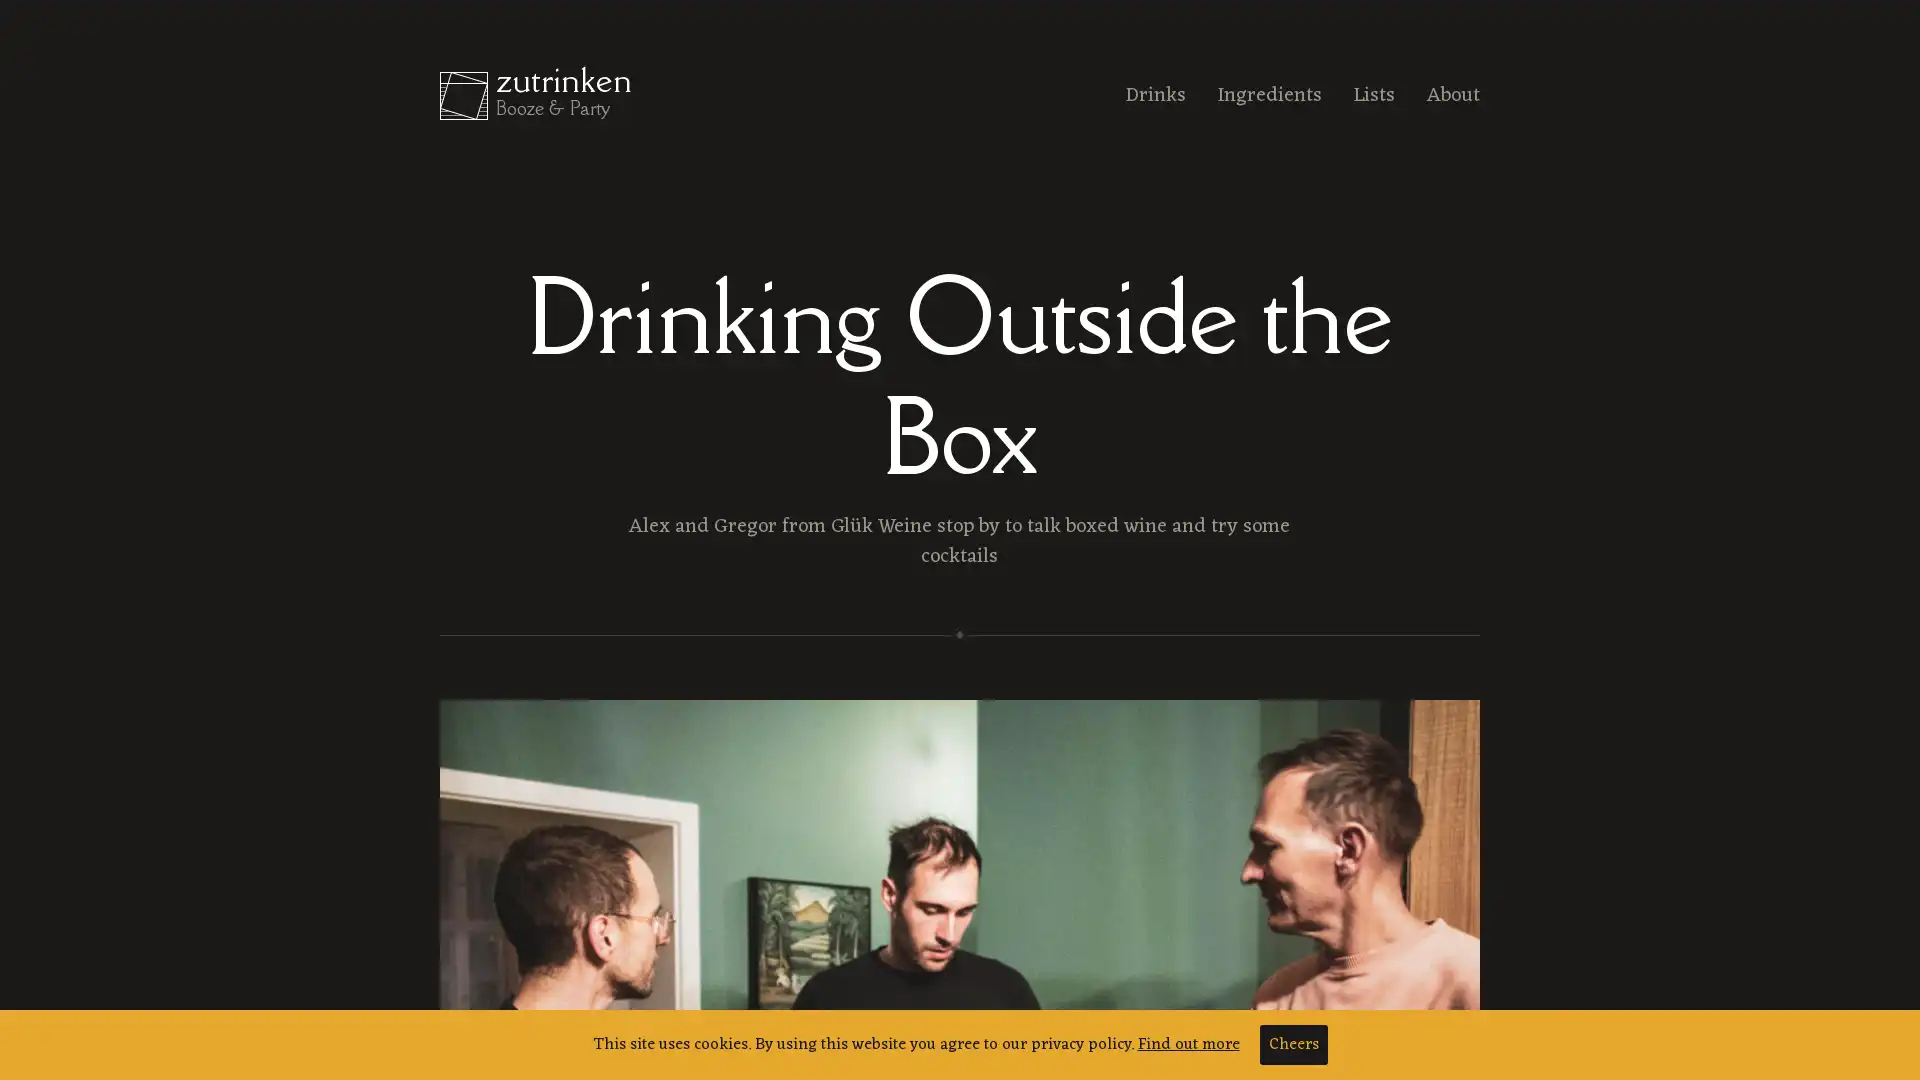  I want to click on Cheers, so click(1292, 1044).